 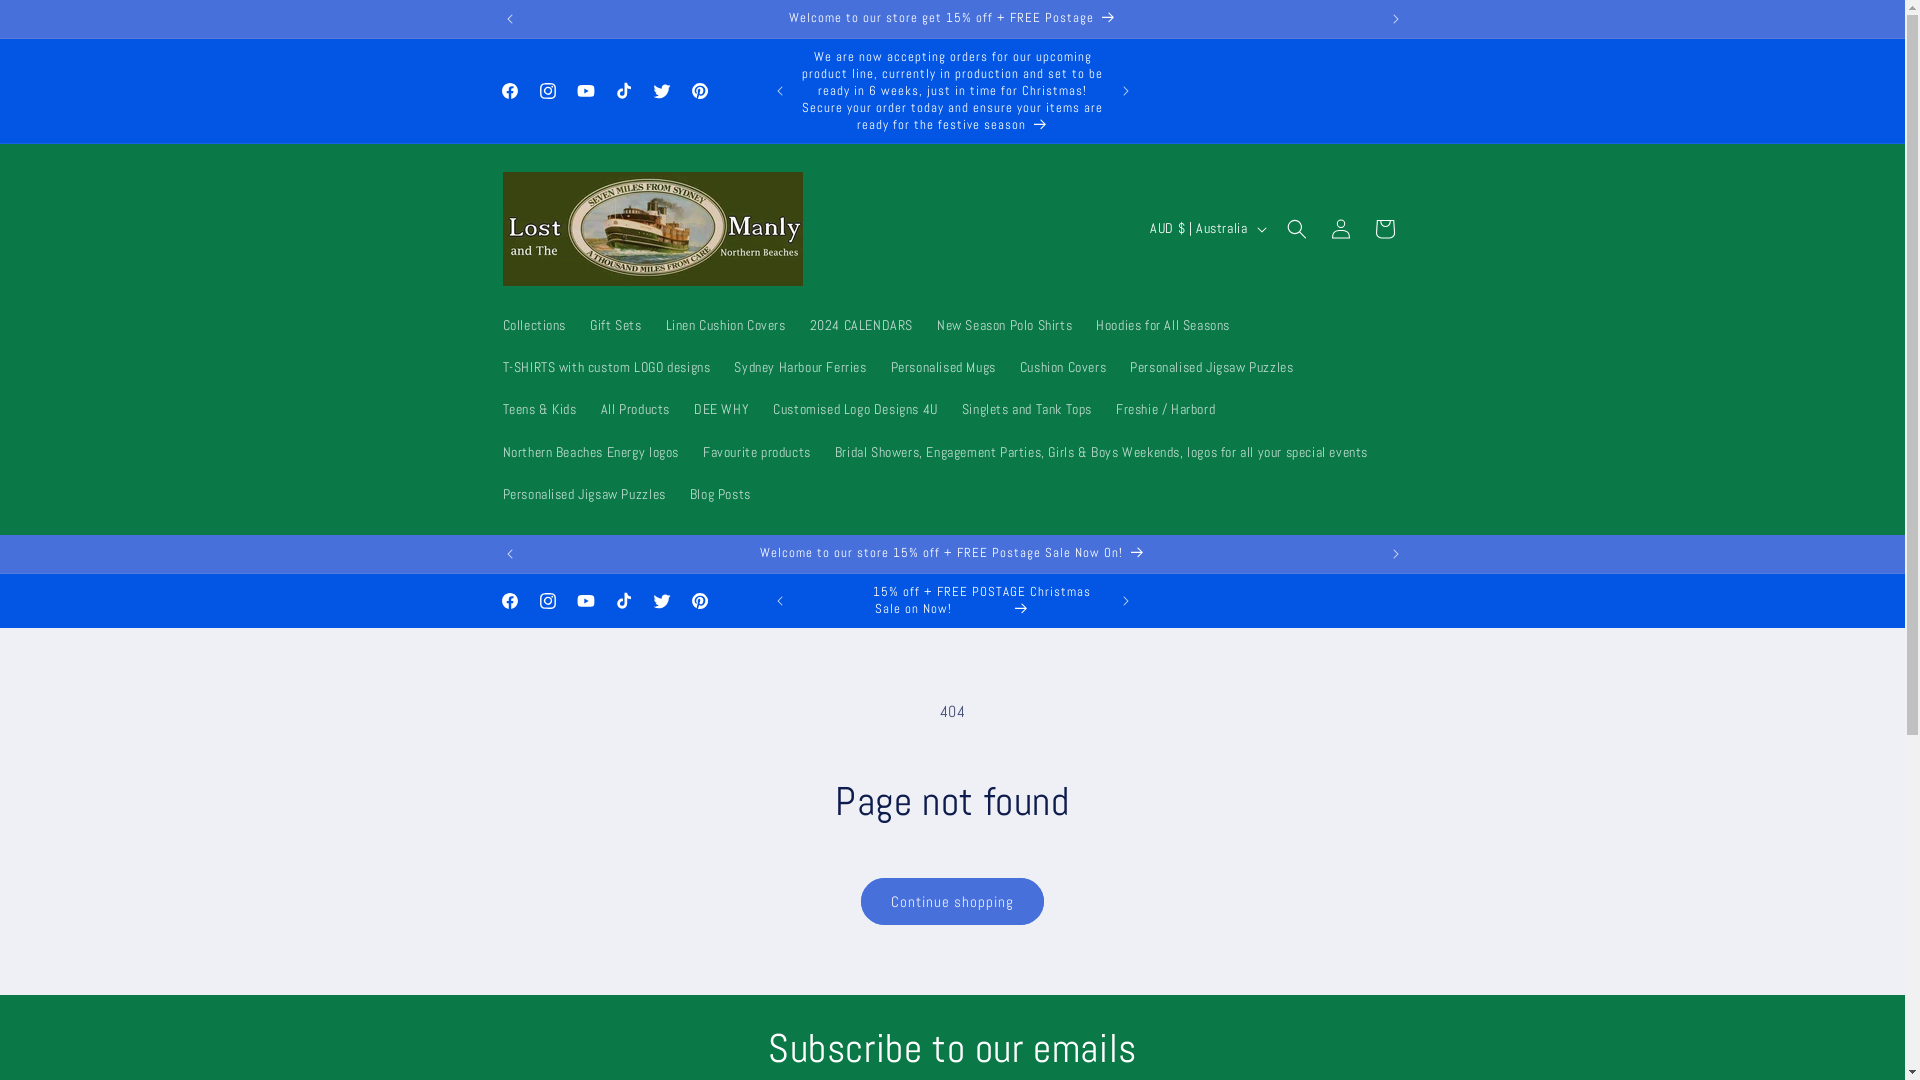 I want to click on 'Linen Cushion Covers', so click(x=724, y=323).